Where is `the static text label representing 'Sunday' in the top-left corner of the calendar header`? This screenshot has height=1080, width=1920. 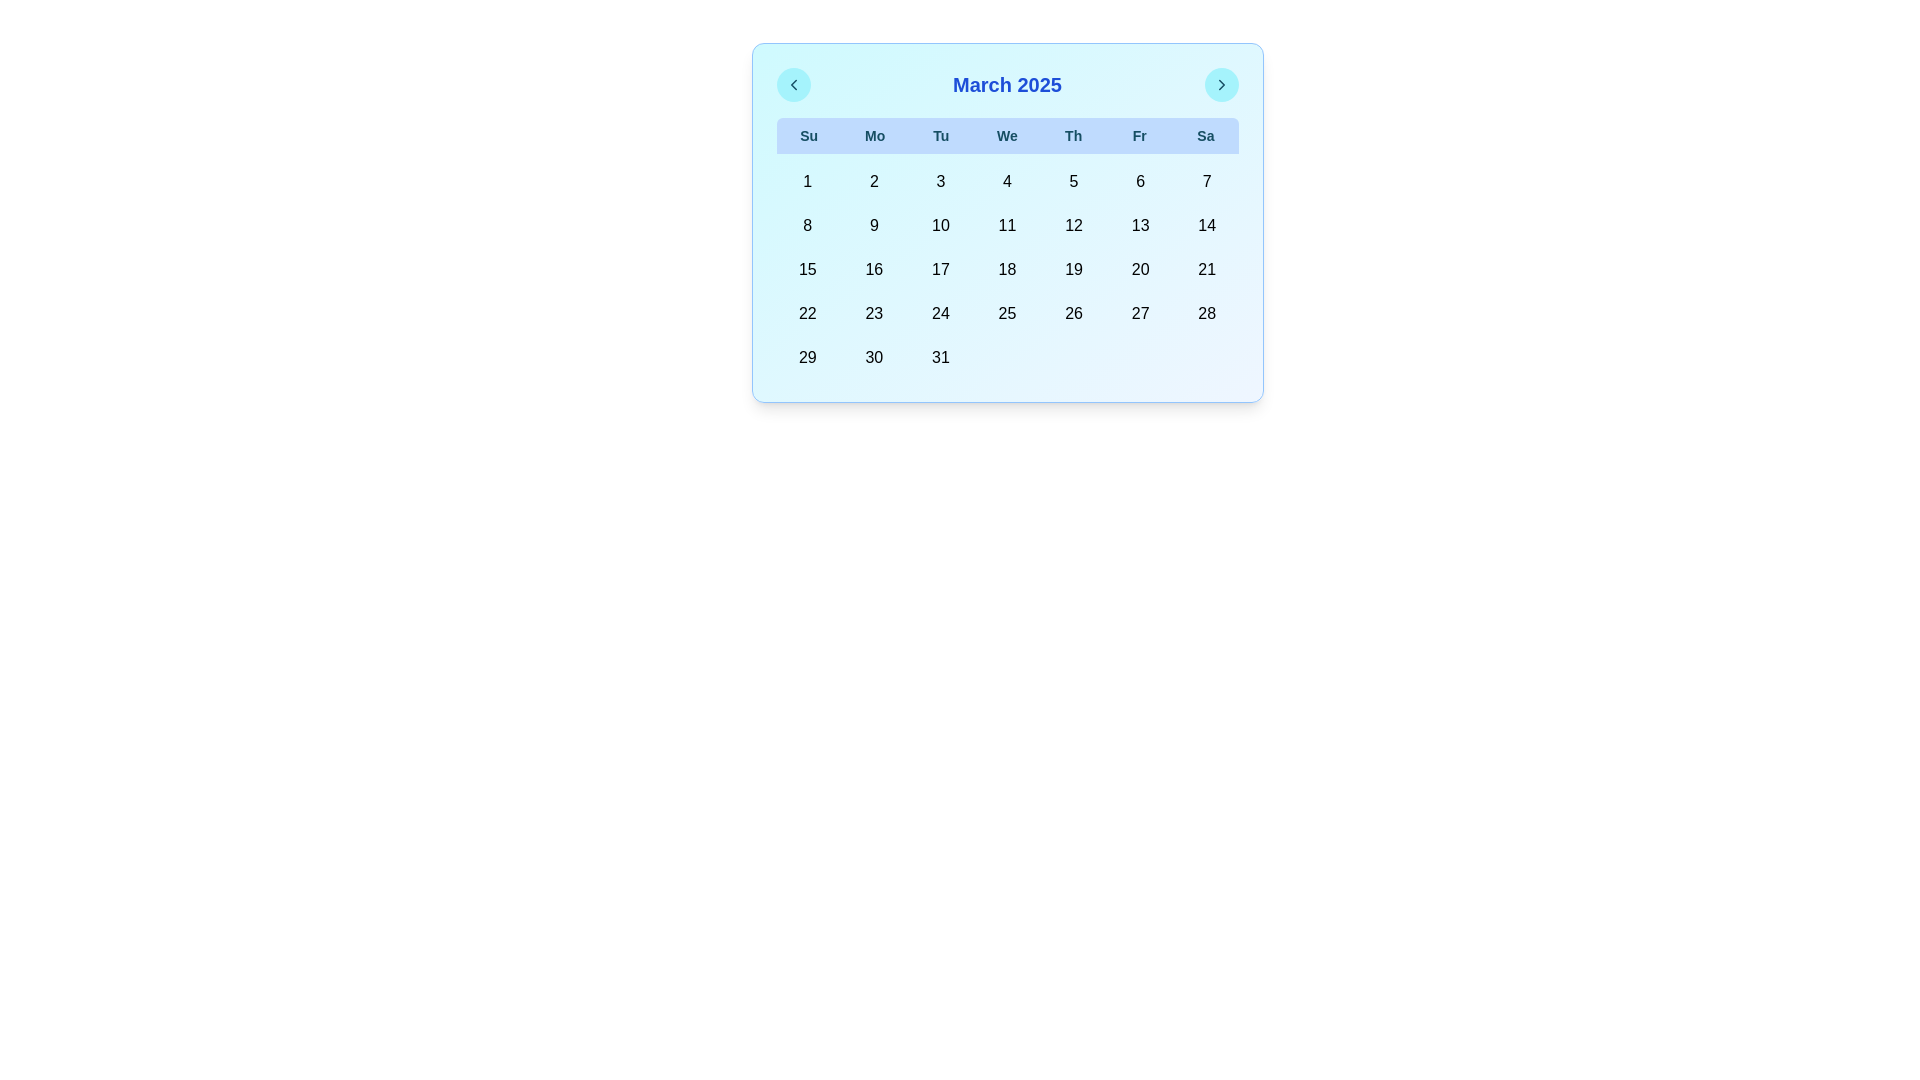
the static text label representing 'Sunday' in the top-left corner of the calendar header is located at coordinates (809, 135).